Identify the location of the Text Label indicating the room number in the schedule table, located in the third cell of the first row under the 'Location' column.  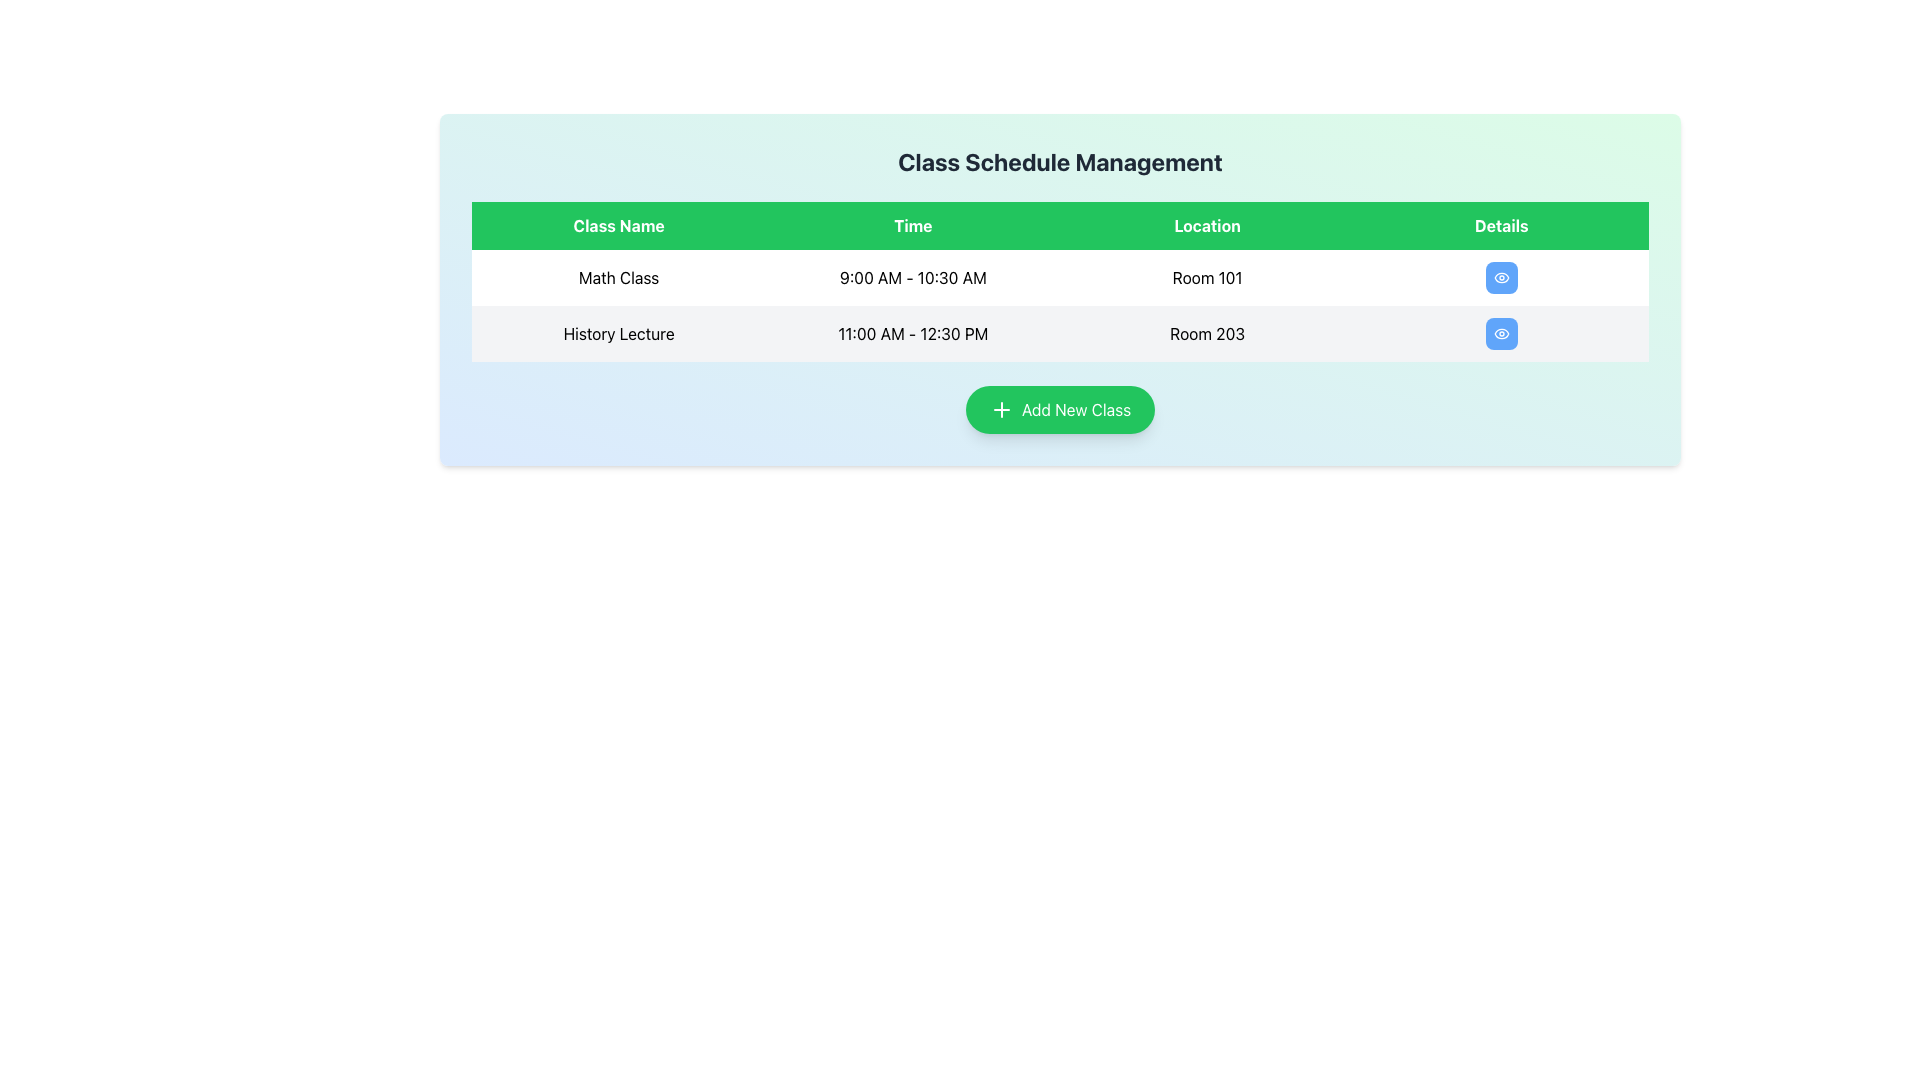
(1206, 277).